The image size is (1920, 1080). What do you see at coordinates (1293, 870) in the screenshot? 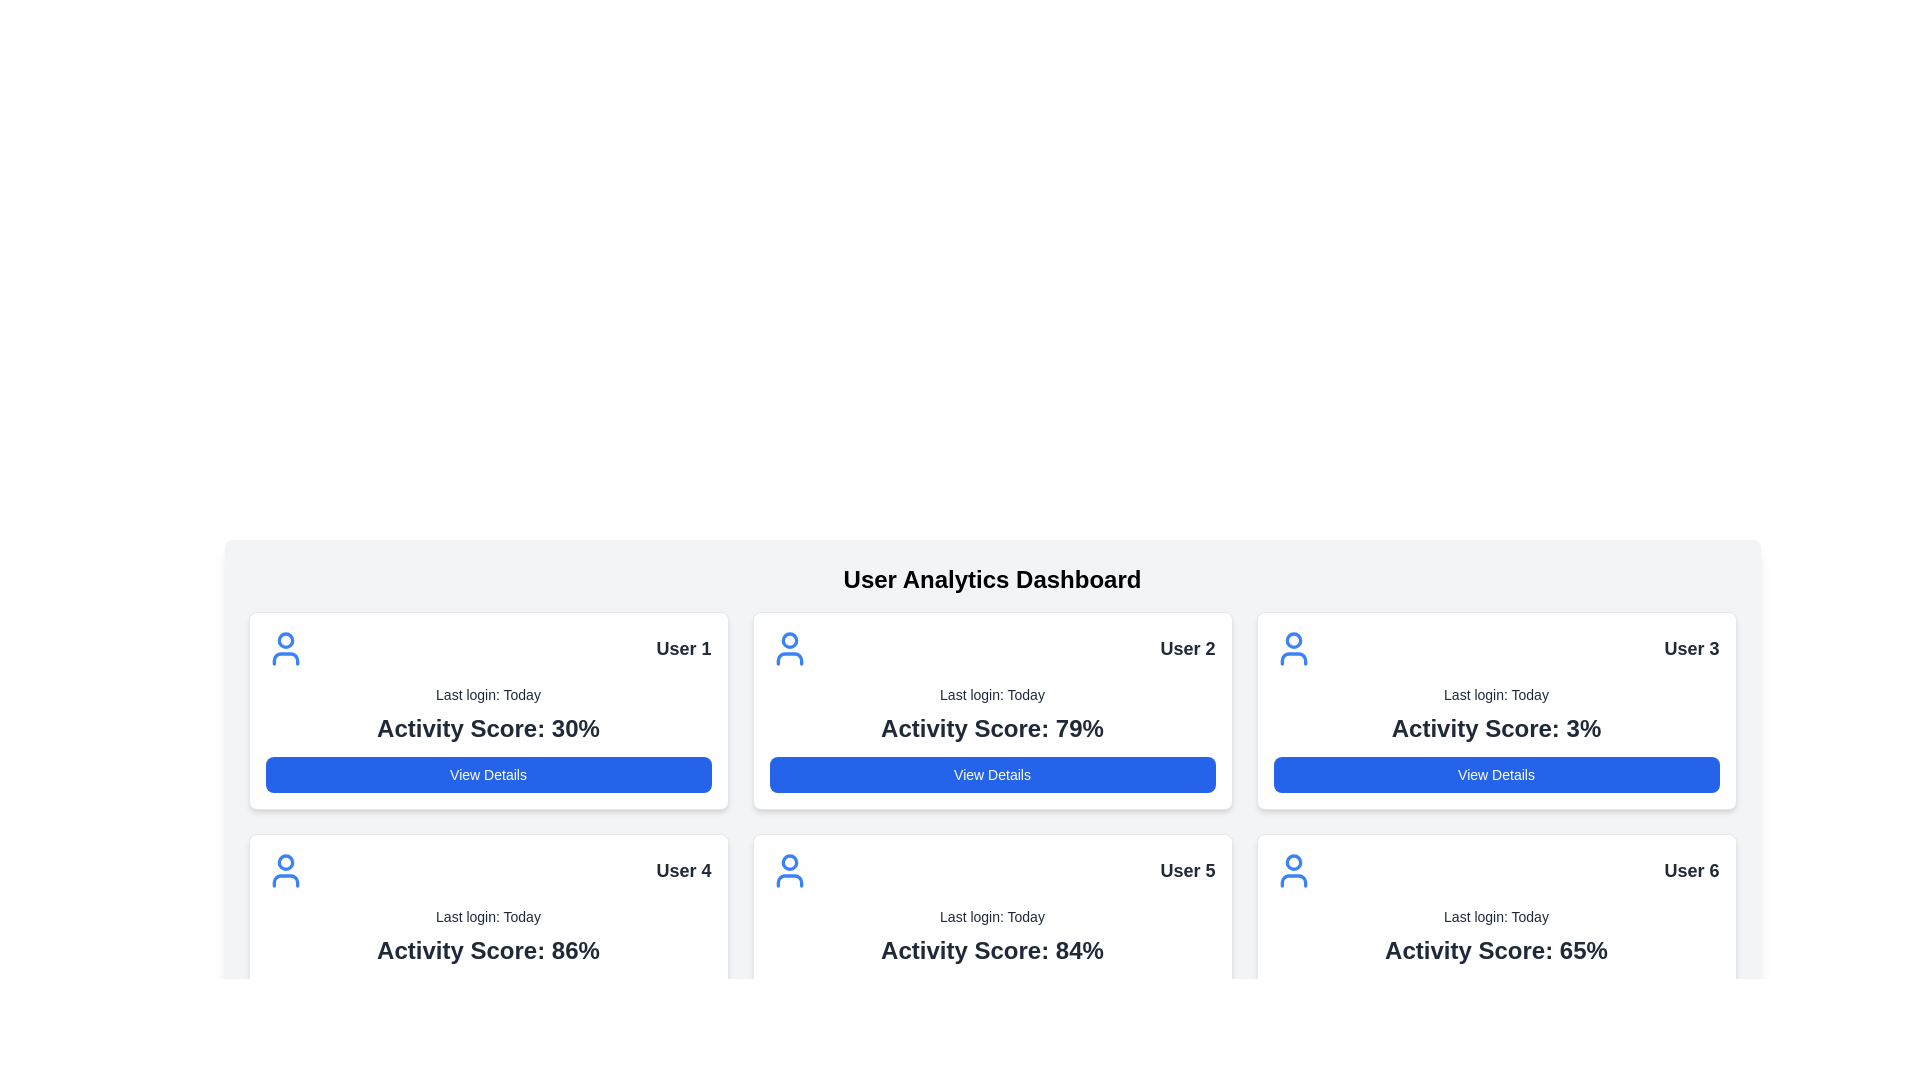
I see `the user icon located in the top-left corner of the User 6 section, which visually identifies this section as pertaining to a user` at bounding box center [1293, 870].